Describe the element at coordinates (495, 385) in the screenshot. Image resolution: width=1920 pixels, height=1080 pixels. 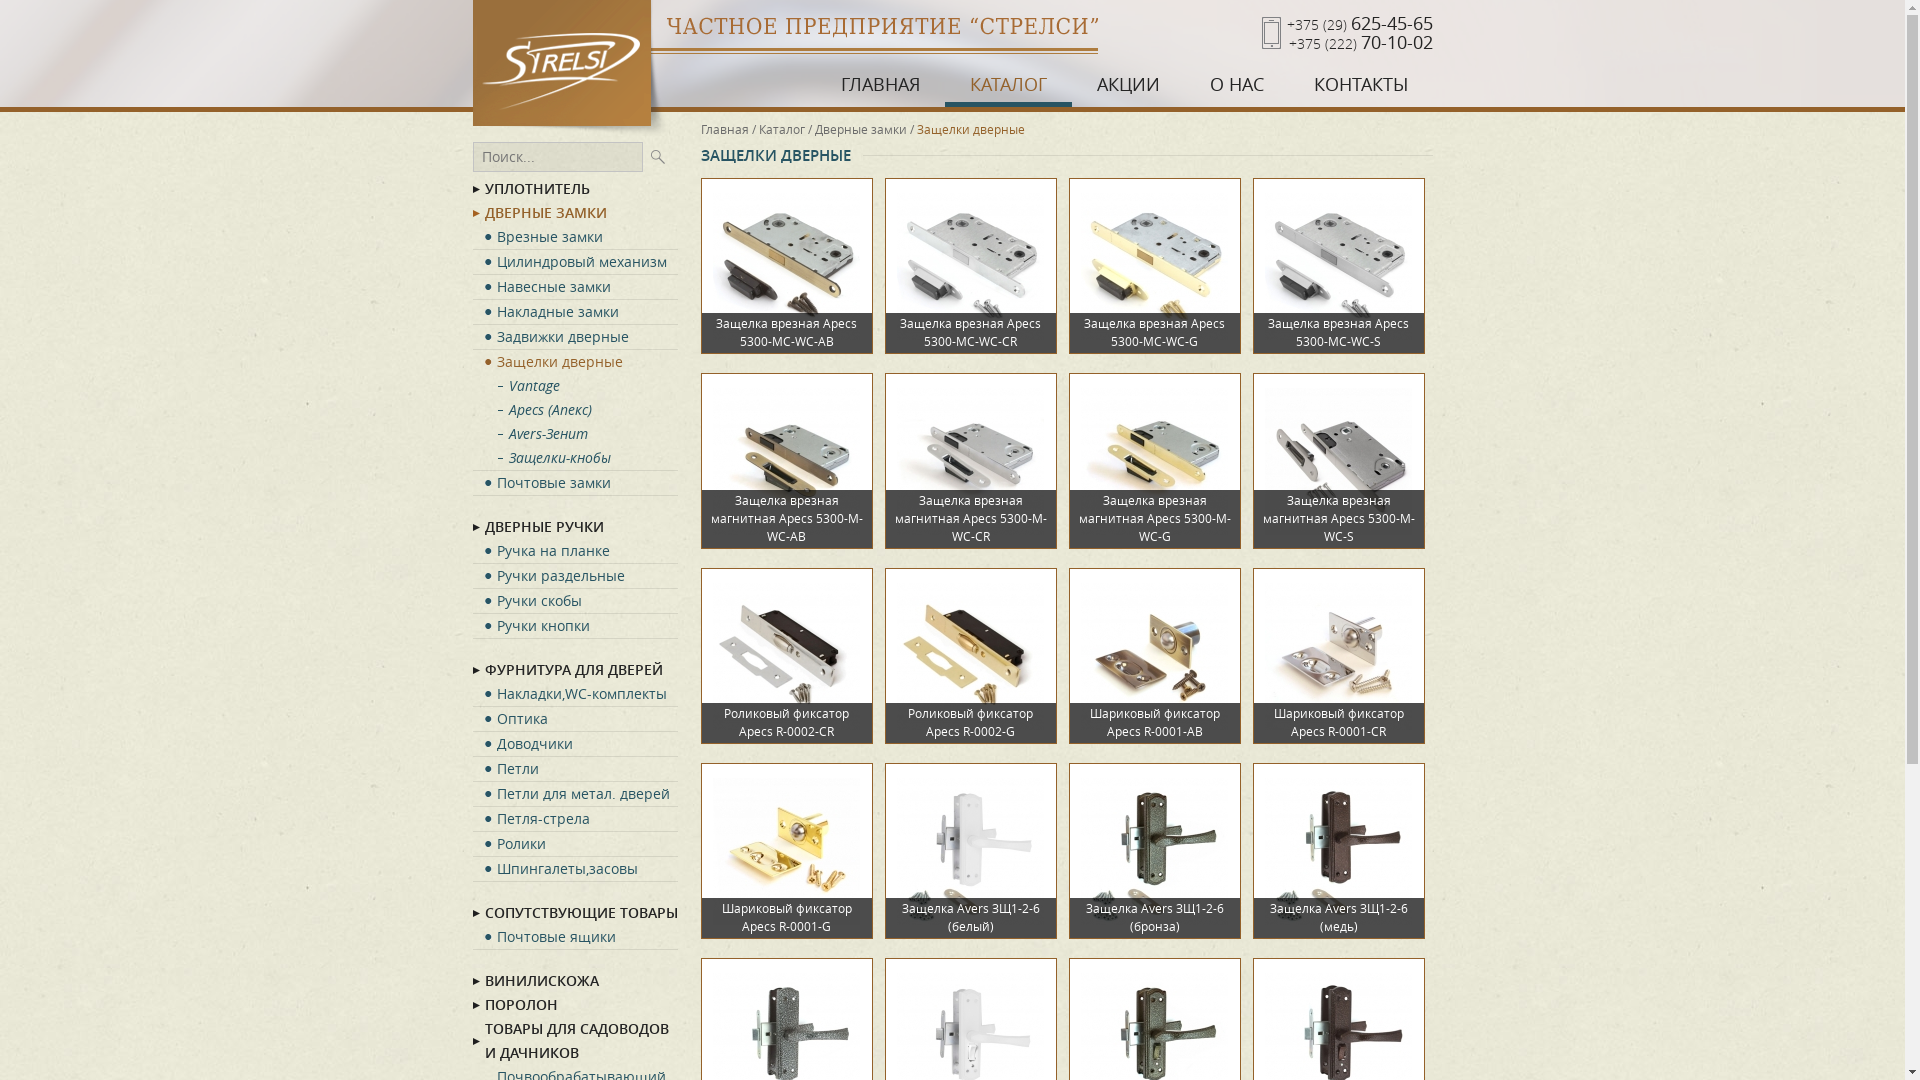
I see `'Vantage'` at that location.